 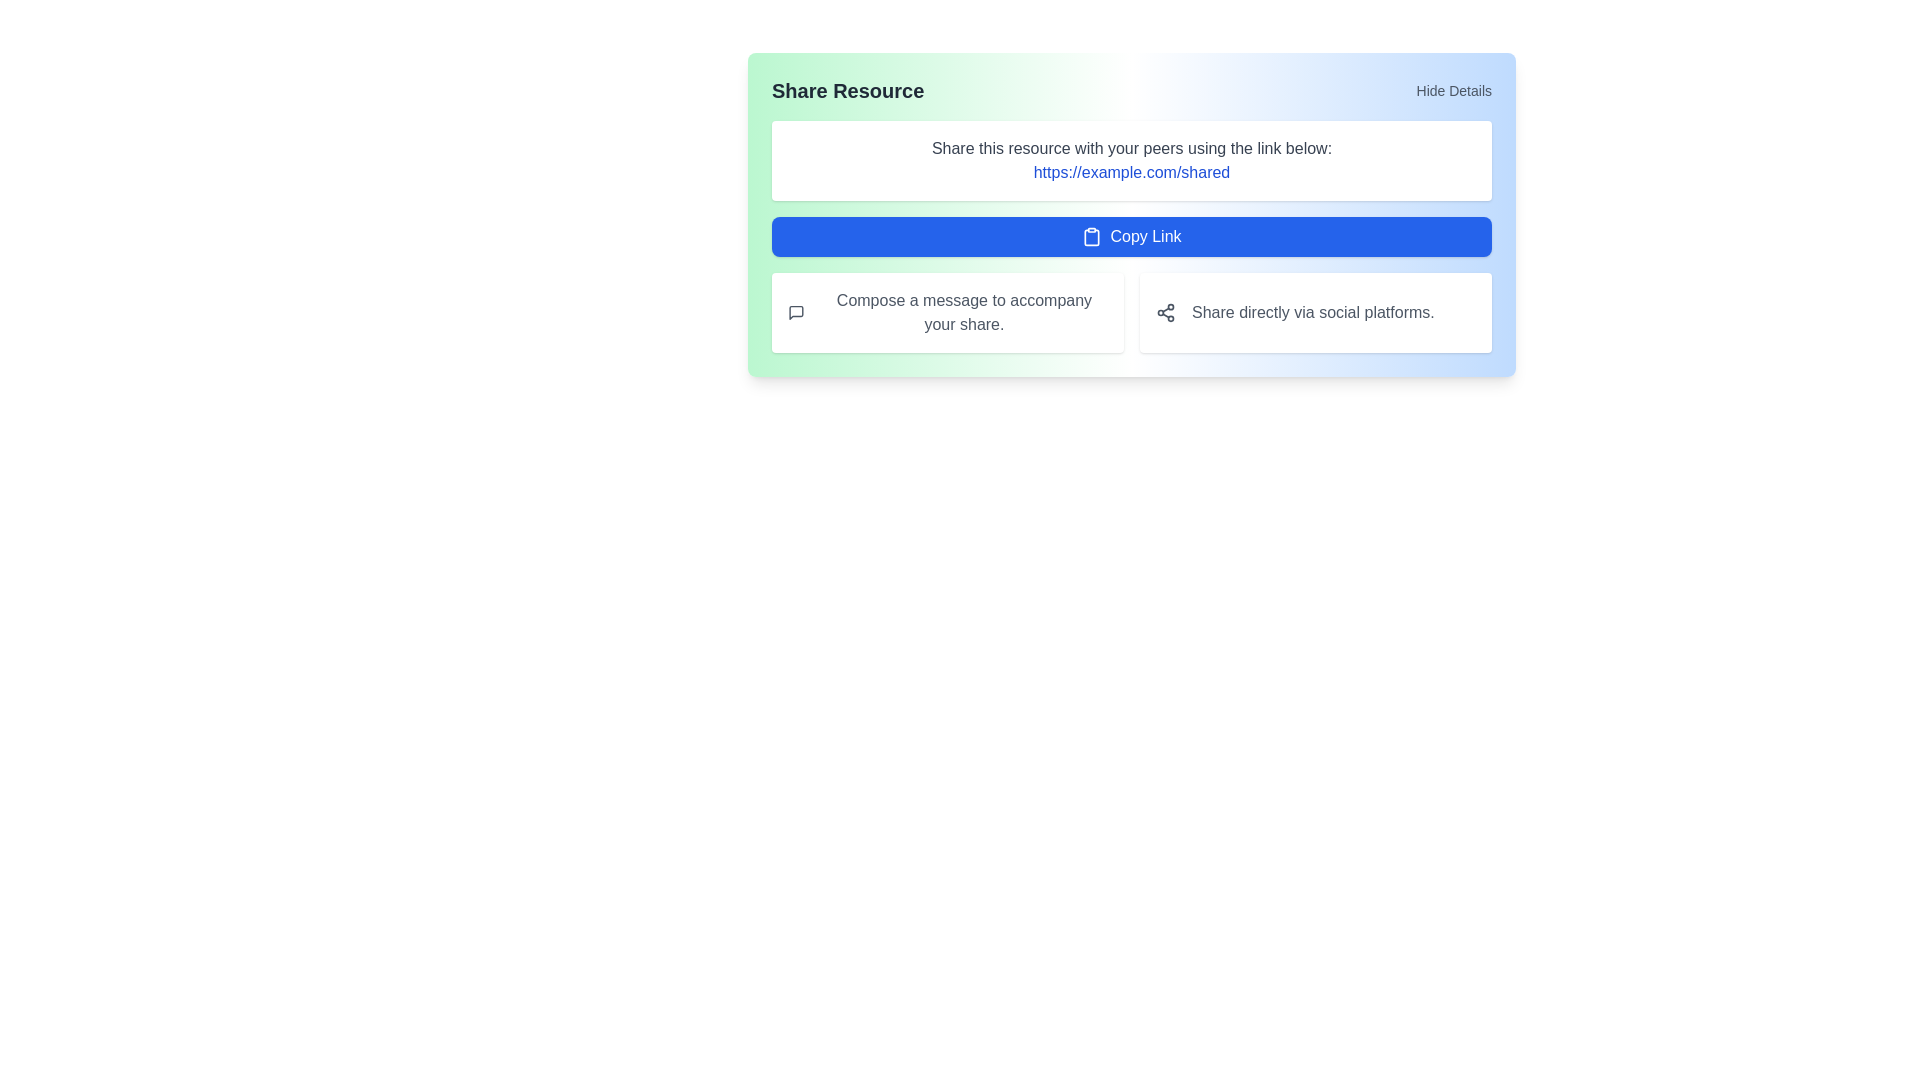 What do you see at coordinates (795, 312) in the screenshot?
I see `the speech bubble icon, which is a compact graphical element with a modern outline style located to the left of the text 'Compose a message to accompany your share.' in the lower portion of the dialog box` at bounding box center [795, 312].